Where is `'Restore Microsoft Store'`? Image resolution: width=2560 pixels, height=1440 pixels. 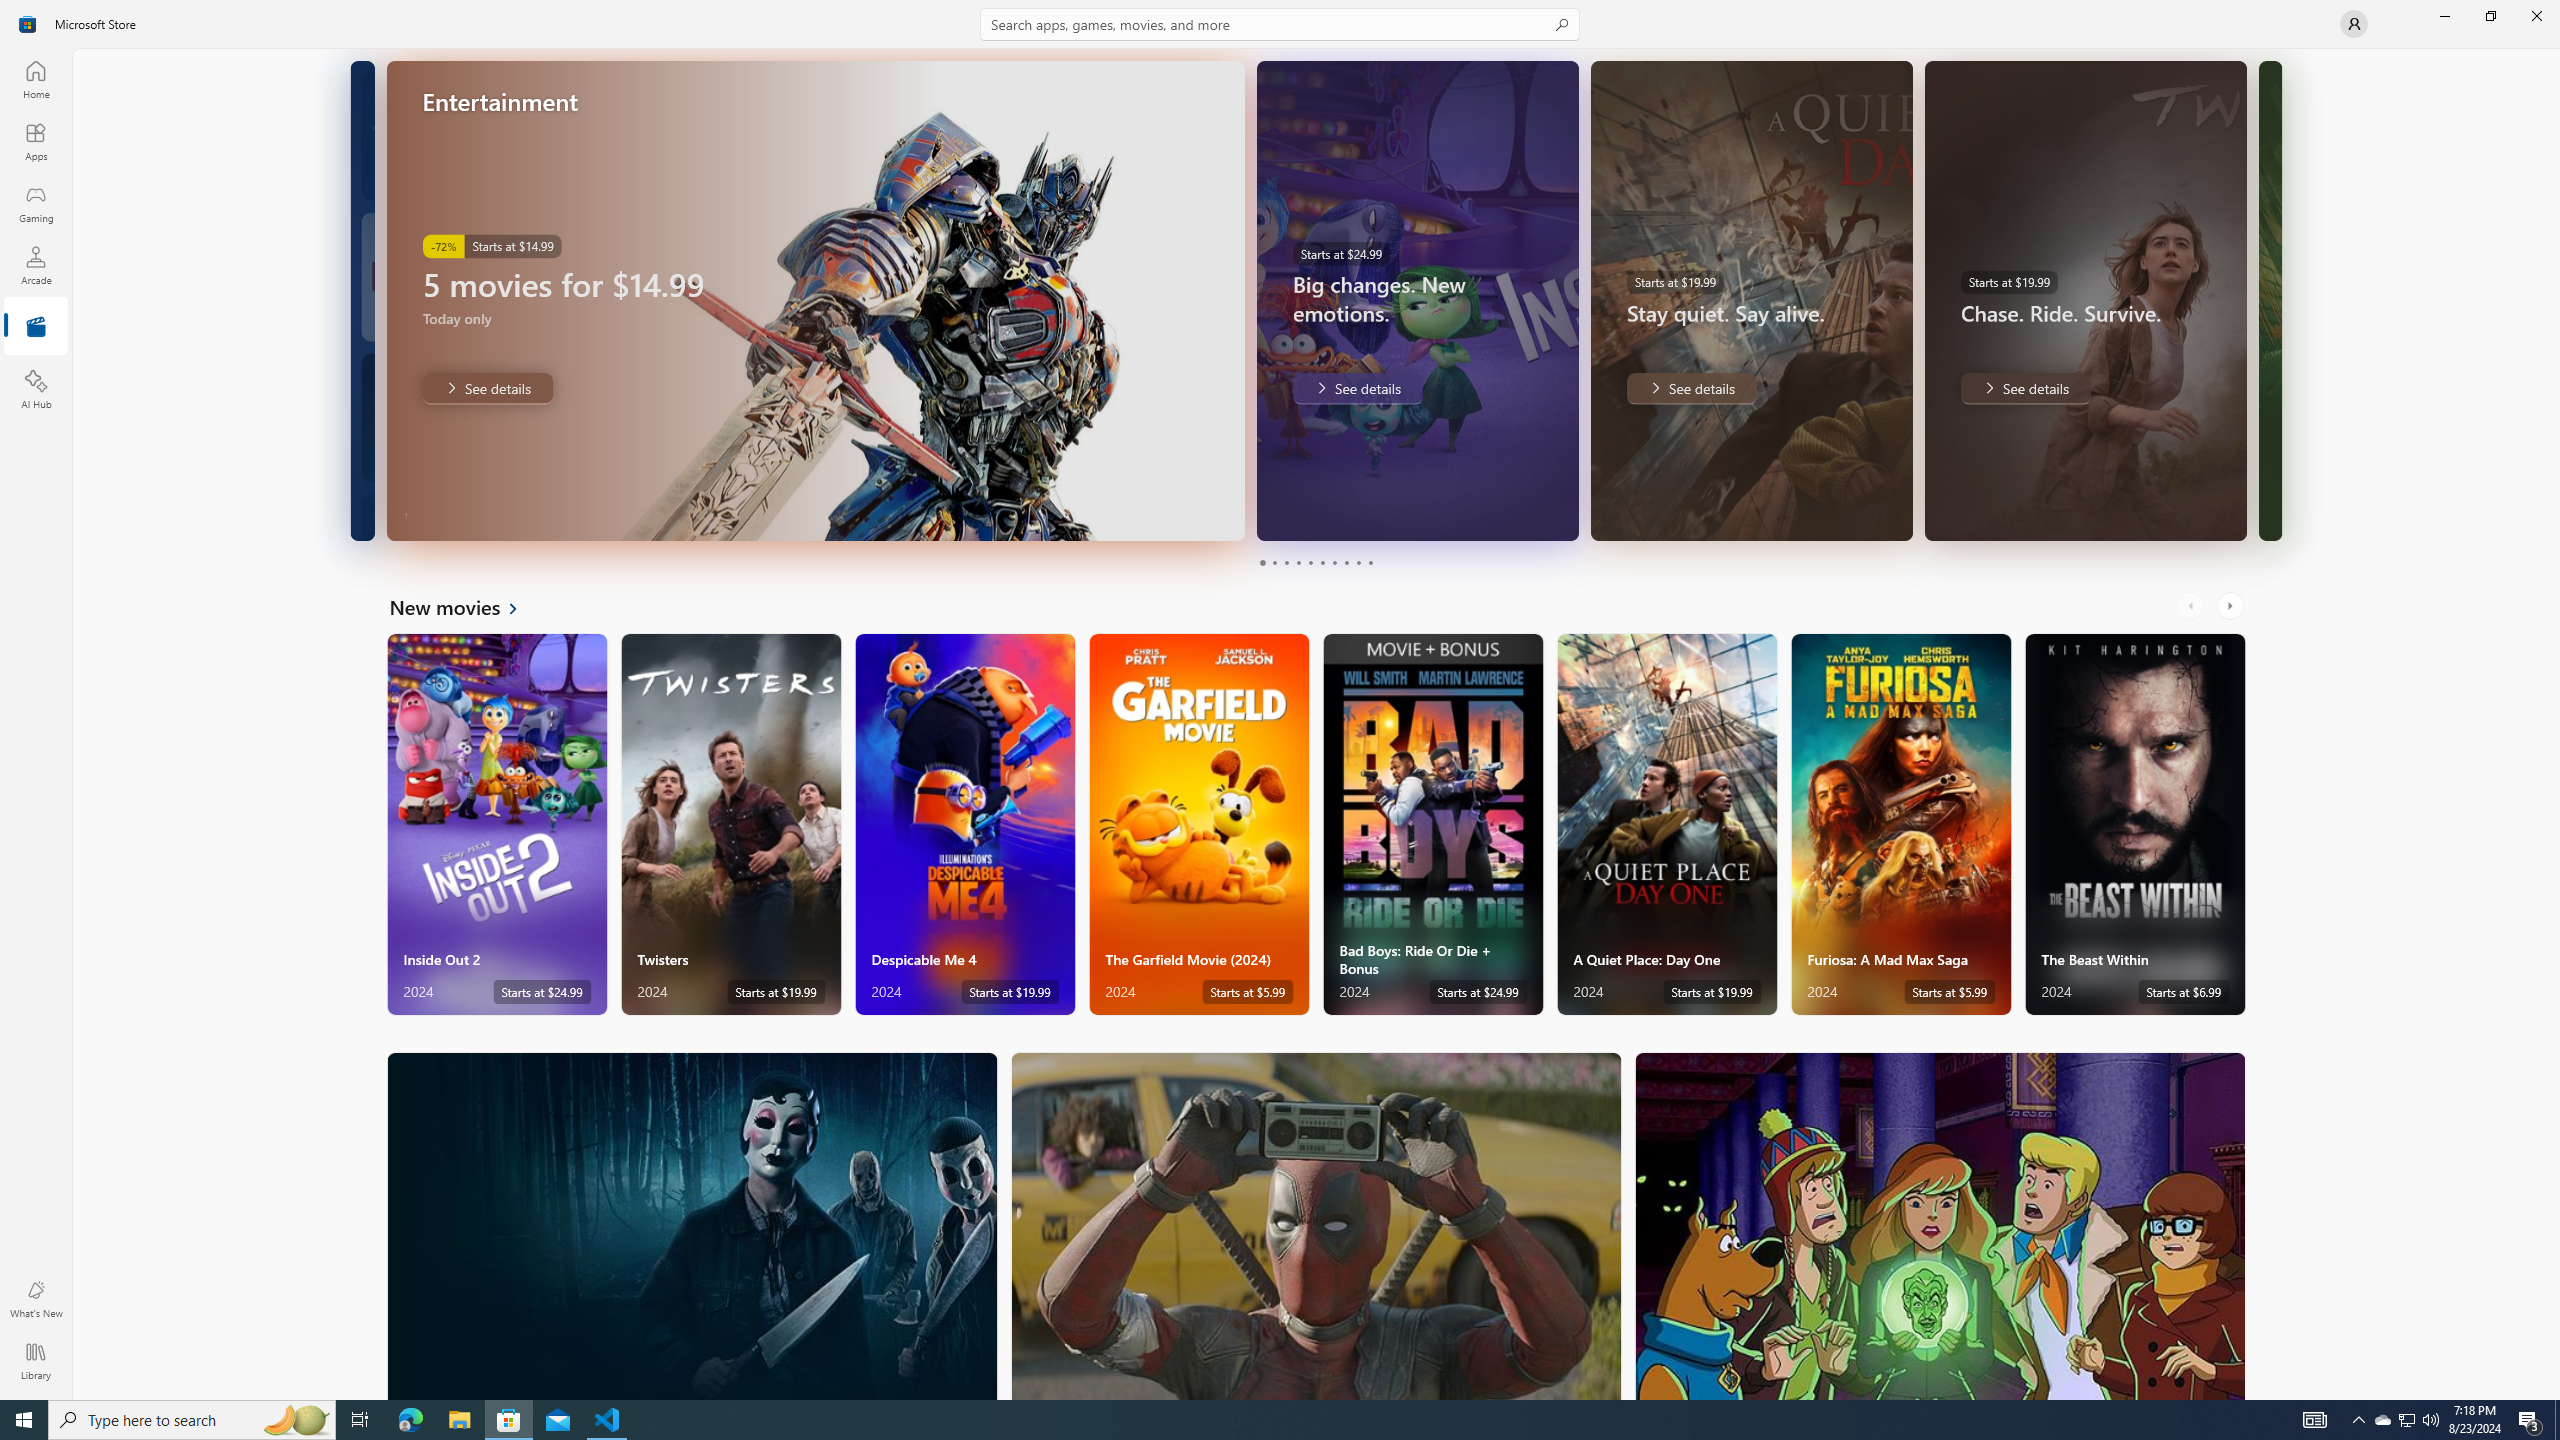
'Restore Microsoft Store' is located at coordinates (2490, 15).